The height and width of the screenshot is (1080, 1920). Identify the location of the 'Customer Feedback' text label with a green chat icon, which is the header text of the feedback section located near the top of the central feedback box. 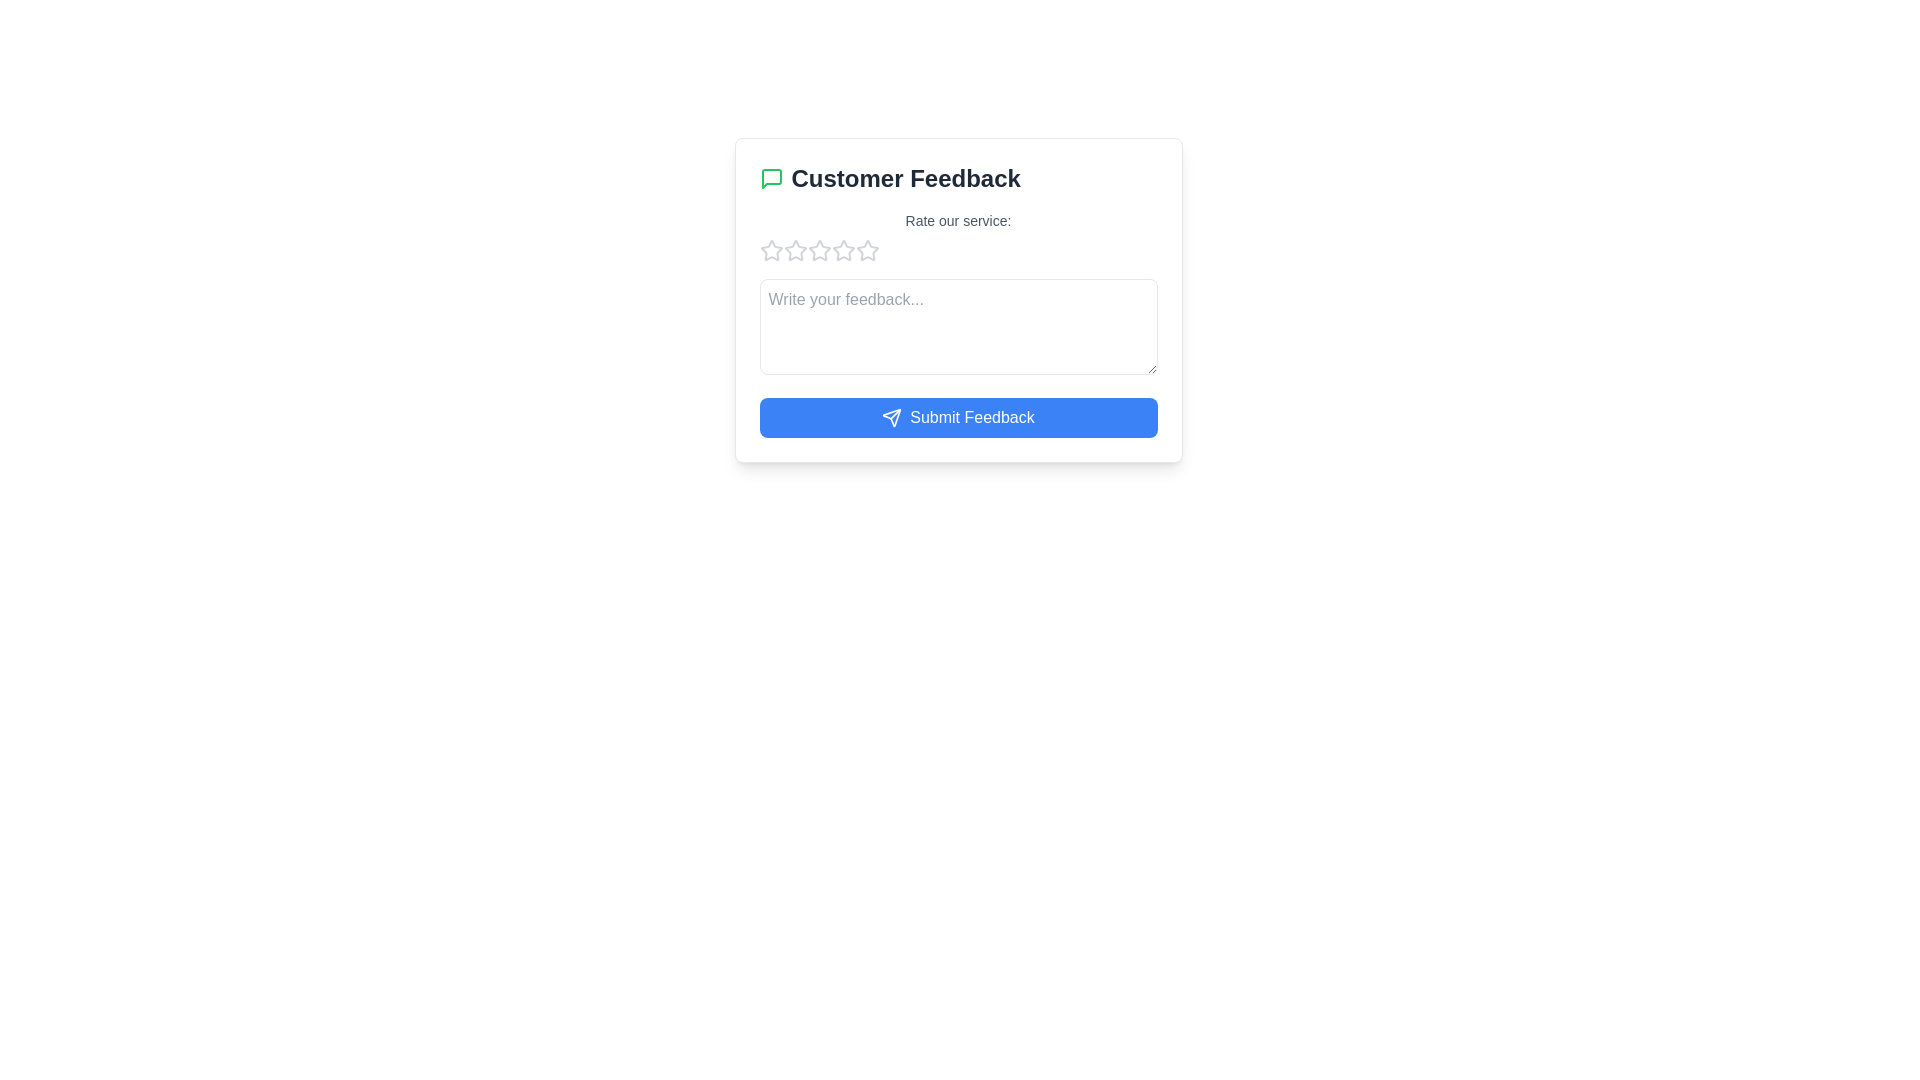
(957, 177).